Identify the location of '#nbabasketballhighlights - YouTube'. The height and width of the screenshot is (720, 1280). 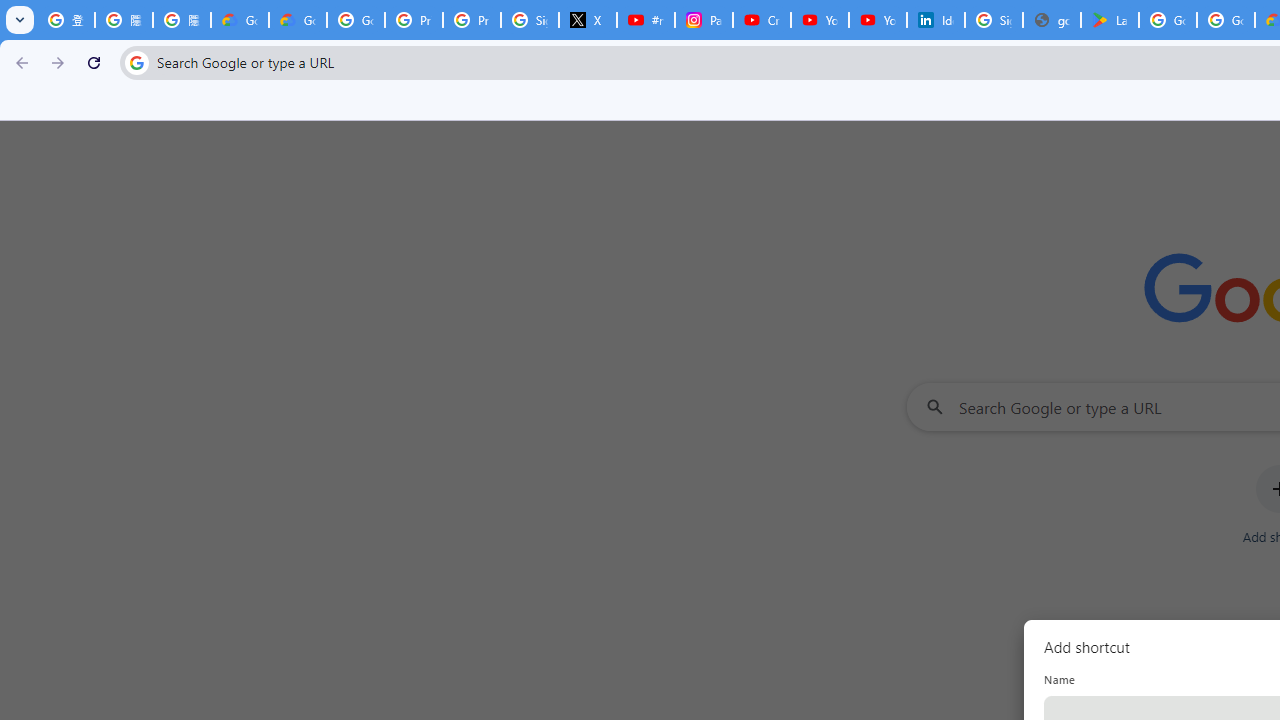
(645, 20).